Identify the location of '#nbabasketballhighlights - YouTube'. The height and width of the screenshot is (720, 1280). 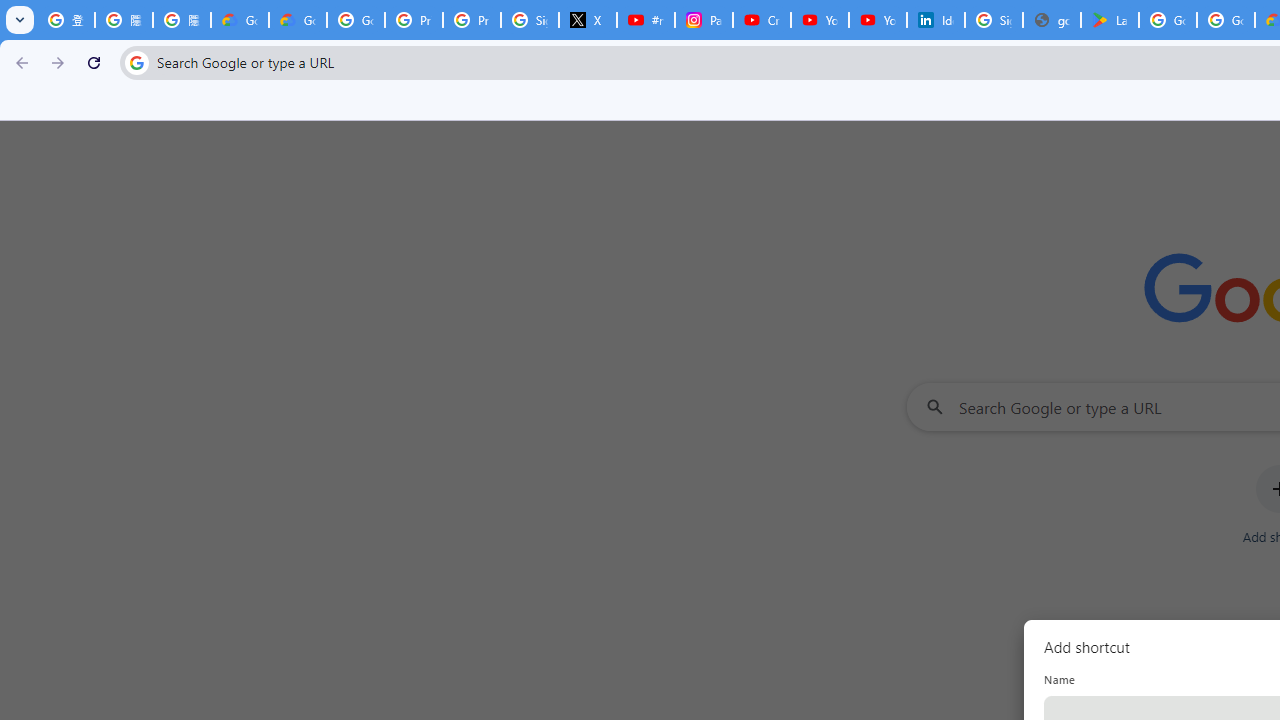
(645, 20).